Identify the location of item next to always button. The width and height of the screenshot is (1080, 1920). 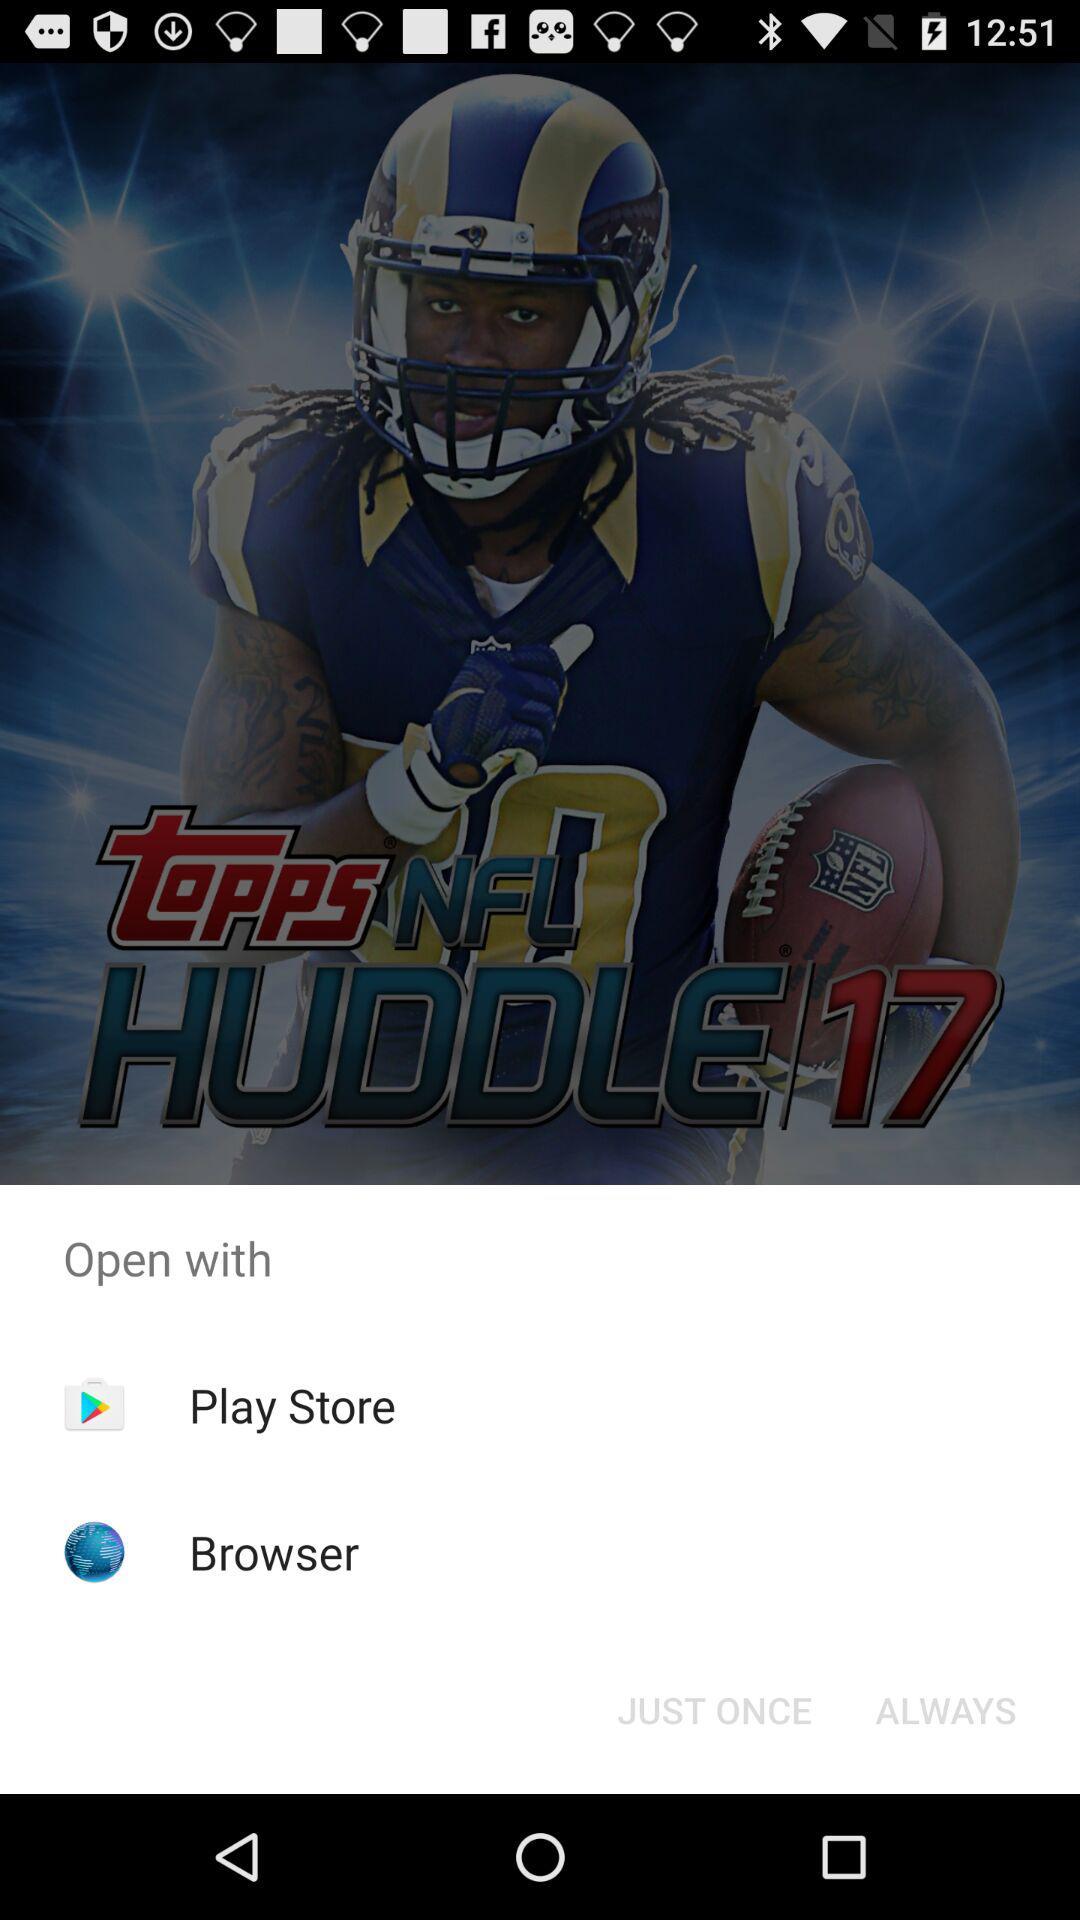
(713, 1708).